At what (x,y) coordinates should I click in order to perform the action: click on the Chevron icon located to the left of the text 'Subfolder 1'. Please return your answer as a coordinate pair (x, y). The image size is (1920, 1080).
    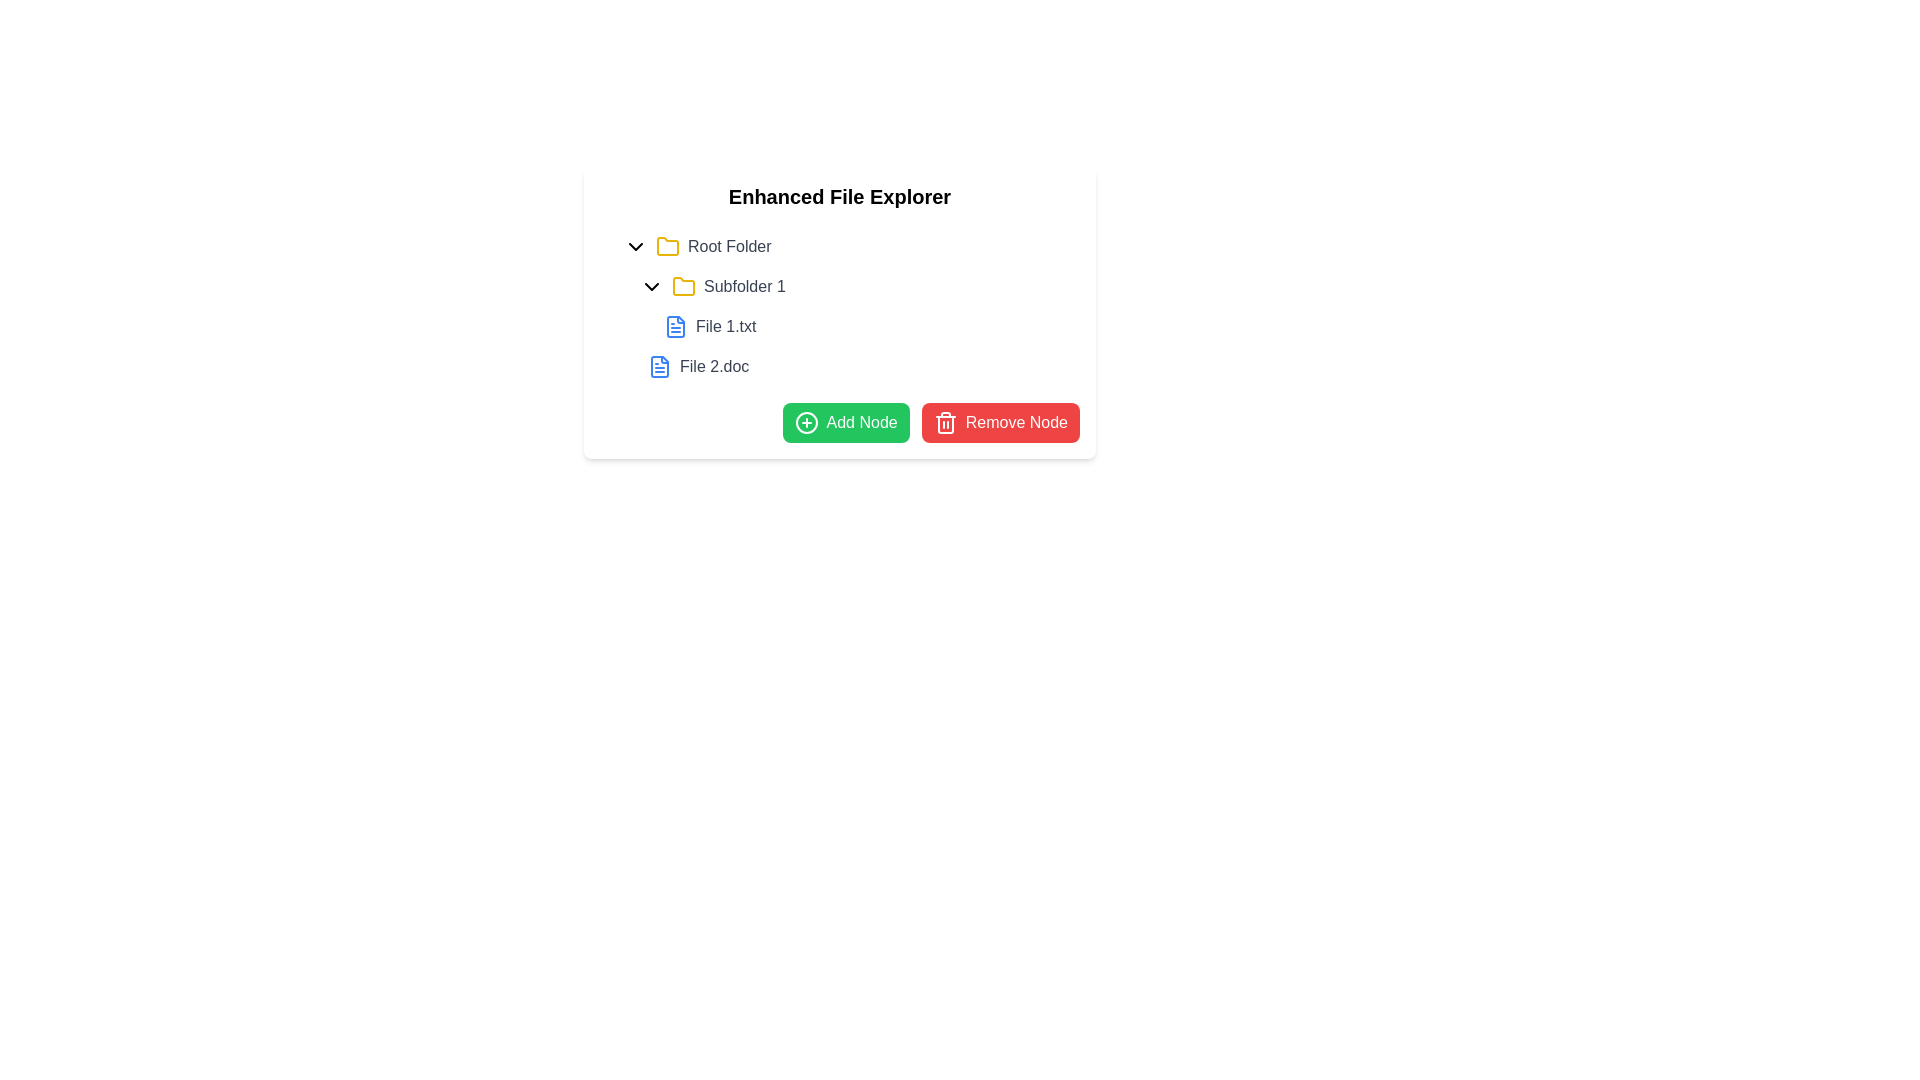
    Looking at the image, I should click on (652, 286).